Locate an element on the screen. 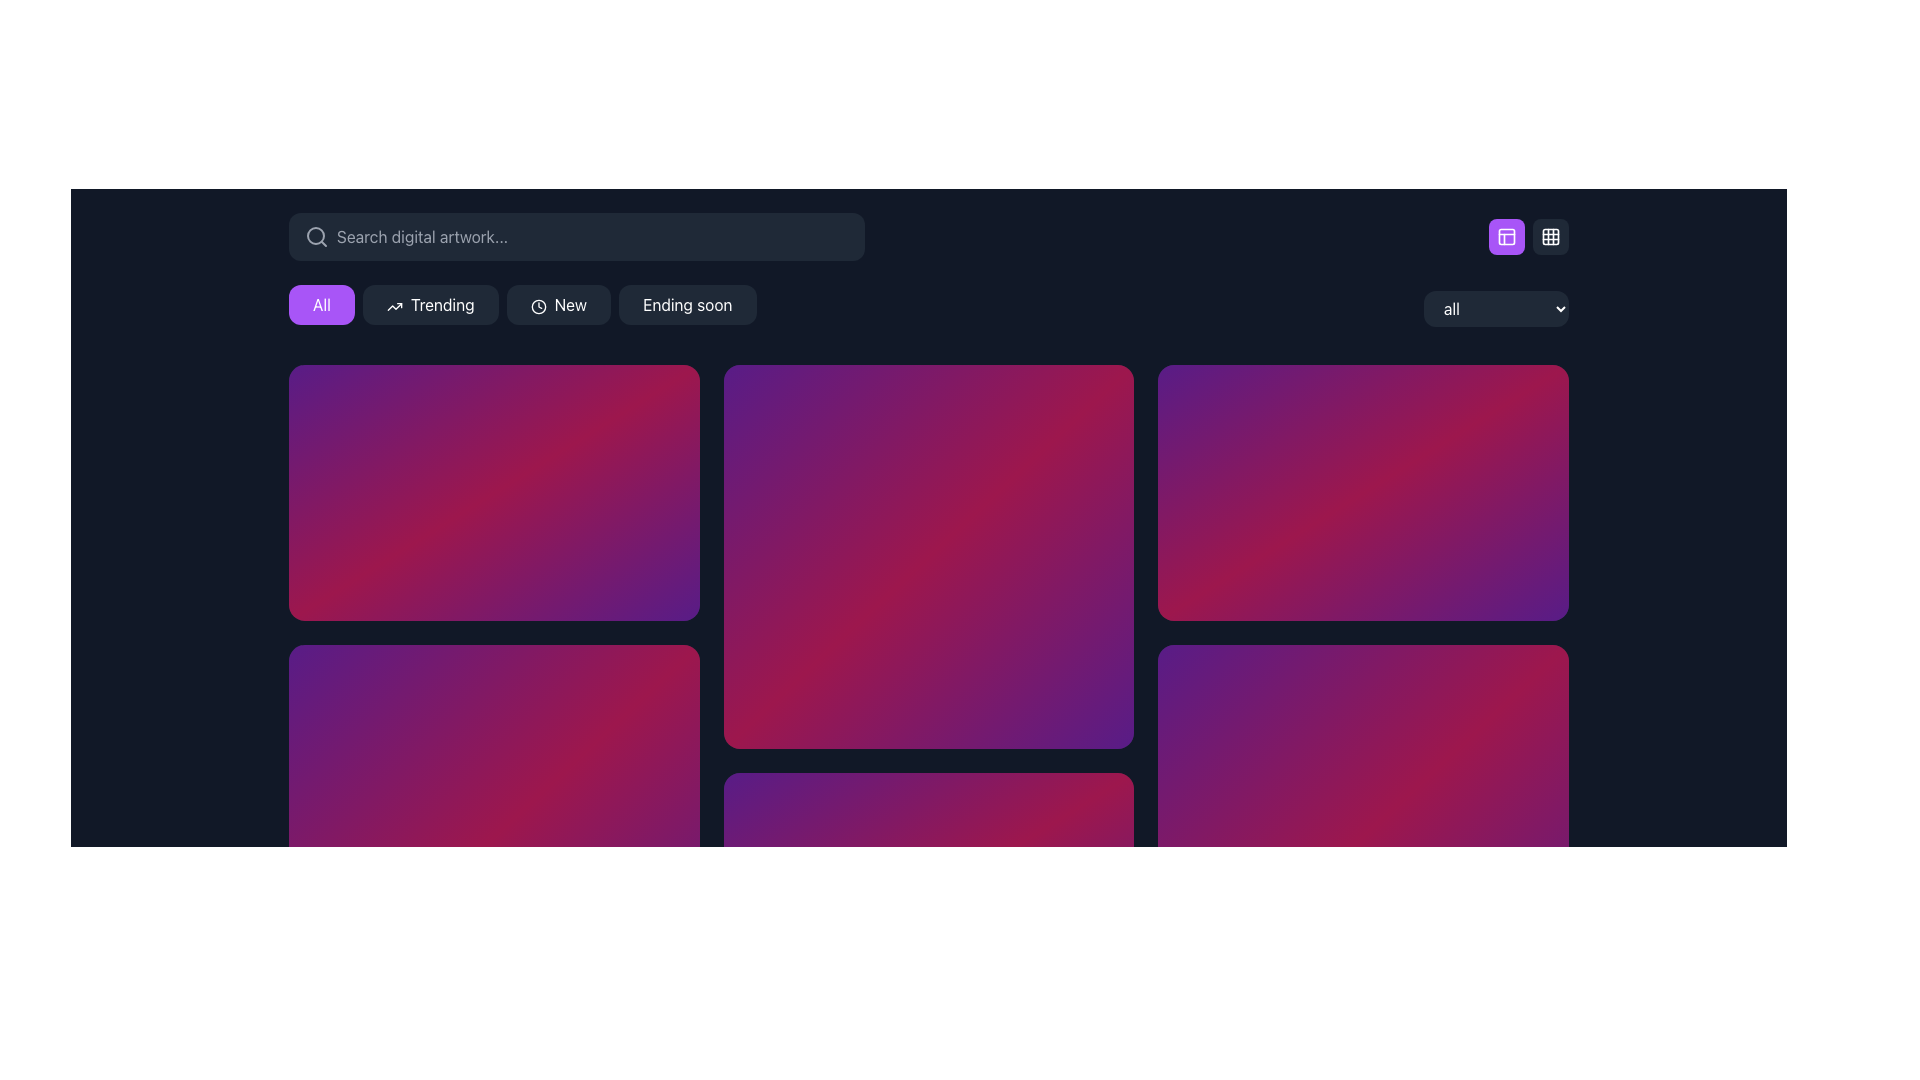 This screenshot has height=1080, width=1920. the small square button with a grid icon that consists of nine smaller squares arranged in a 3x3 layout is located at coordinates (1549, 235).